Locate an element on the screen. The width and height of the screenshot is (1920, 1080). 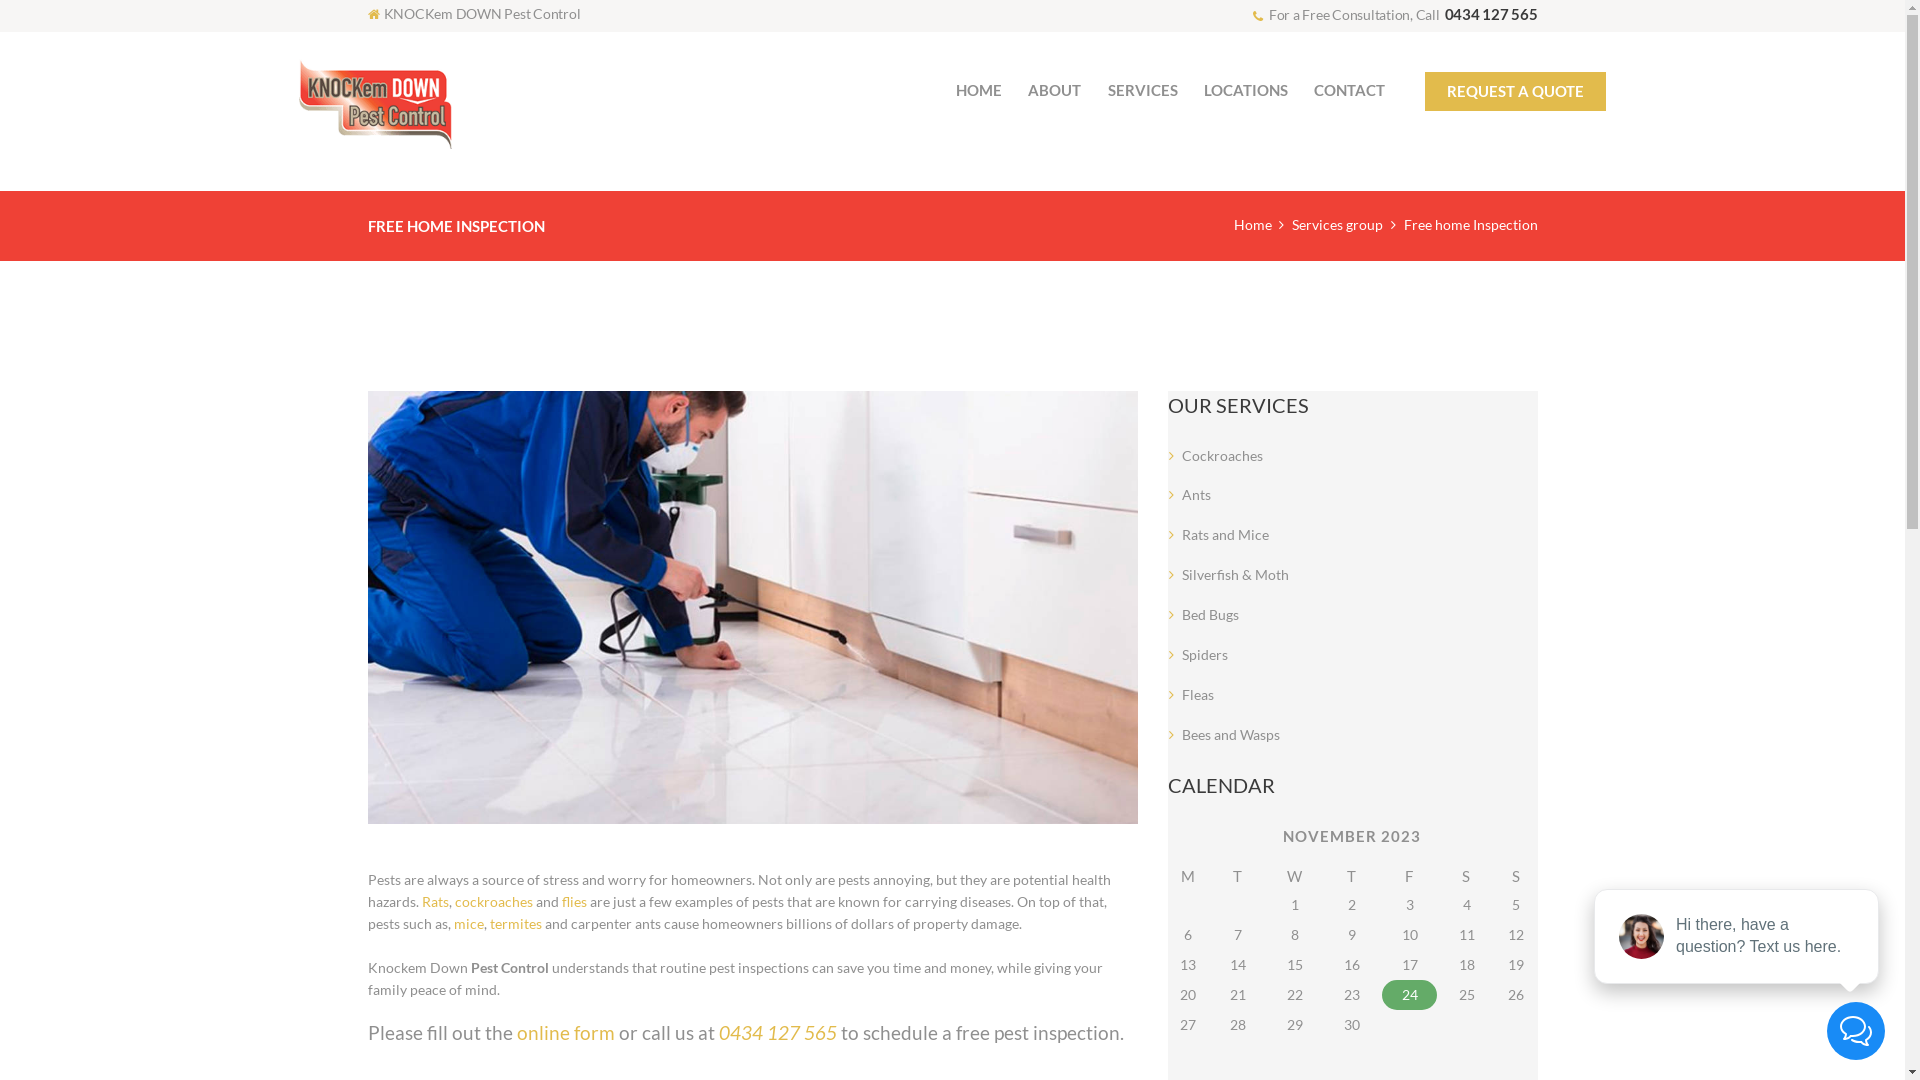
'0434 127 565' is located at coordinates (776, 1032).